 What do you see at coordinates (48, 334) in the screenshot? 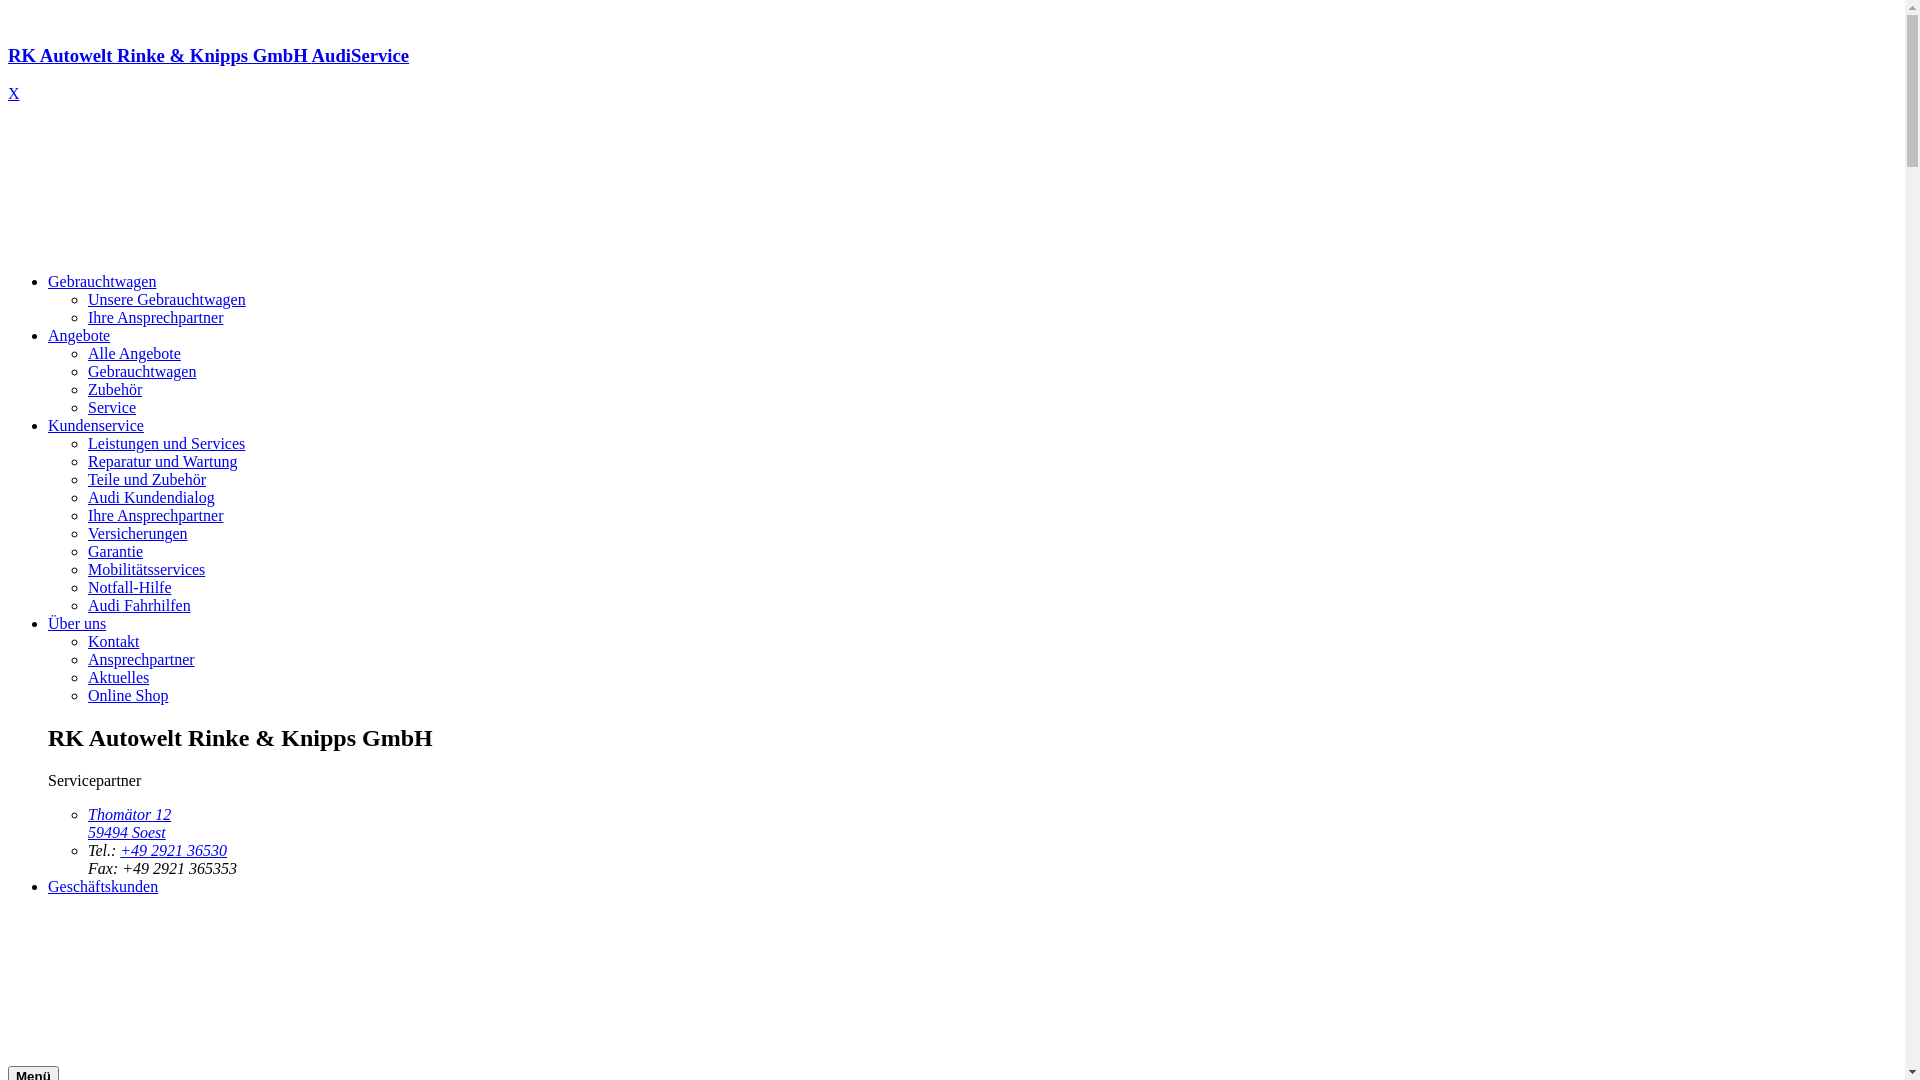
I see `'Angebote'` at bounding box center [48, 334].